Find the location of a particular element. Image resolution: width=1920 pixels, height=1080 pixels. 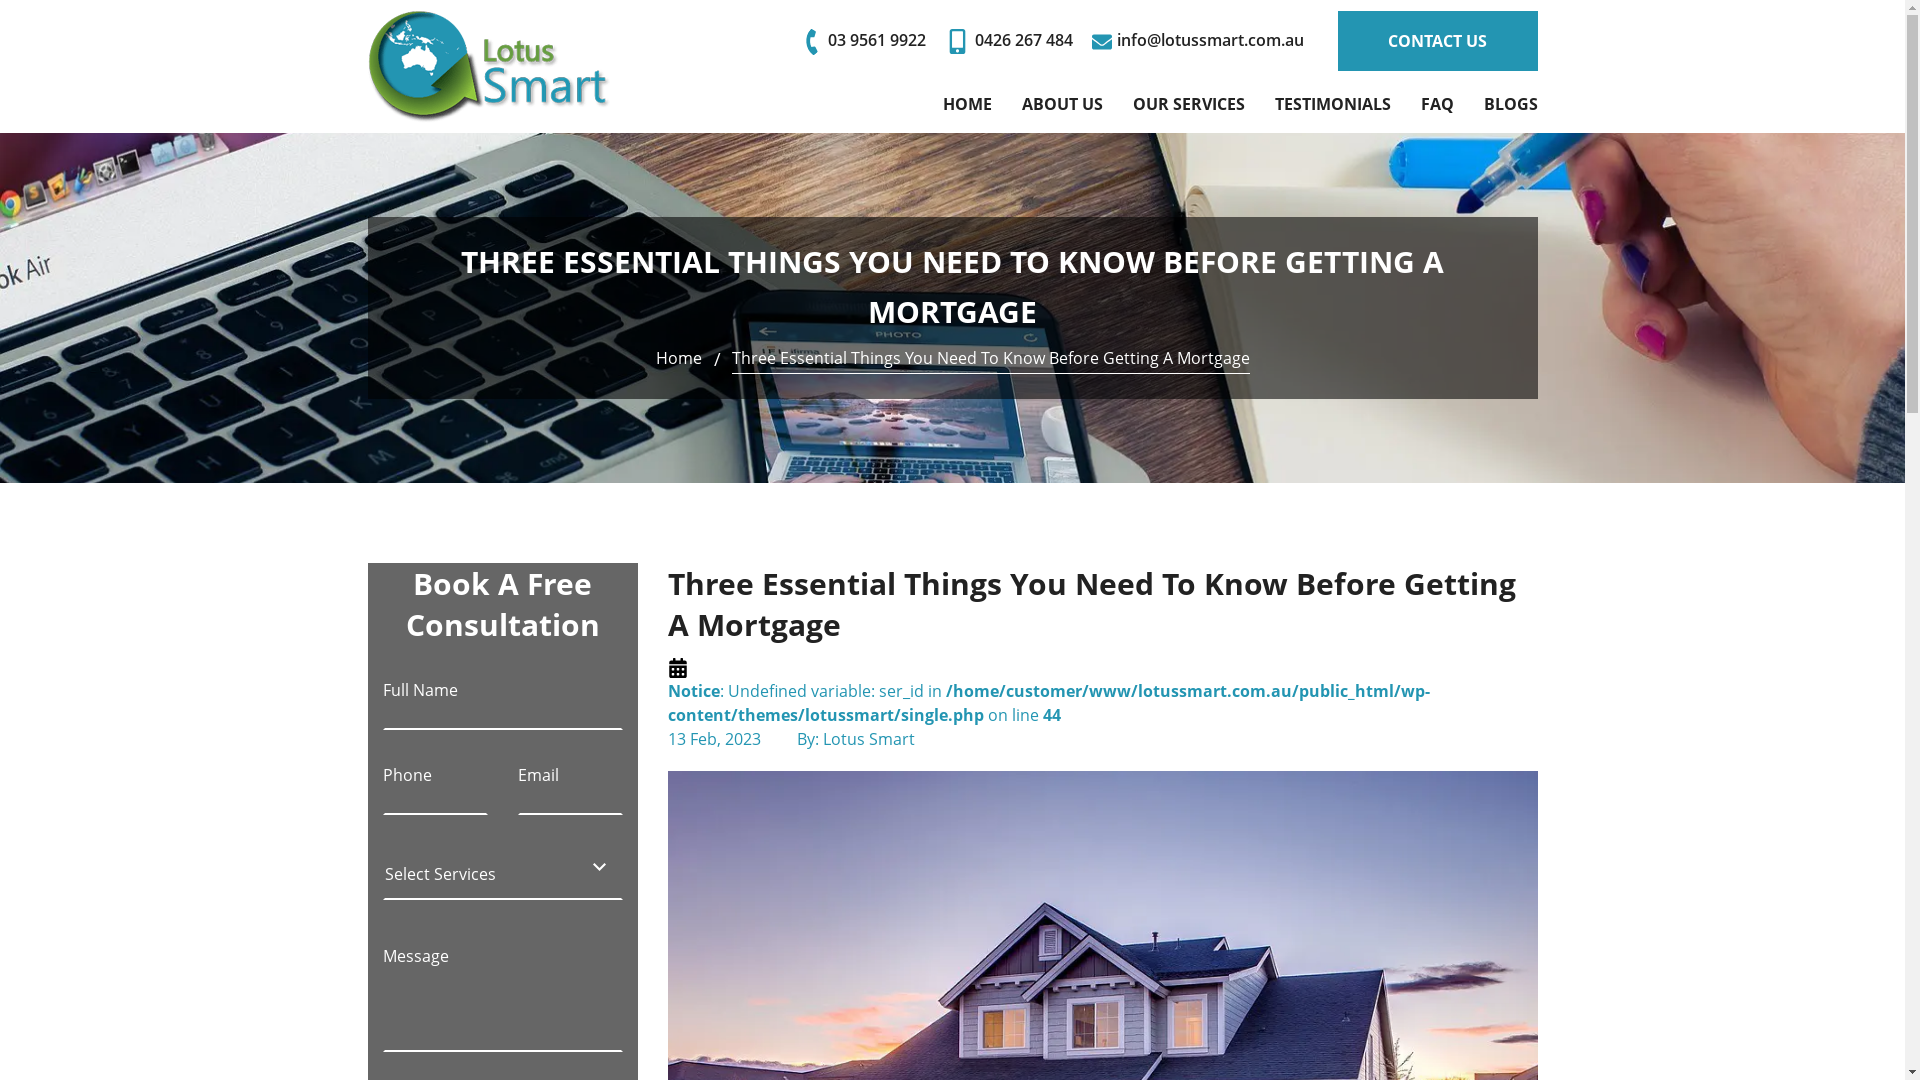

'CONTACT US' is located at coordinates (1437, 41).